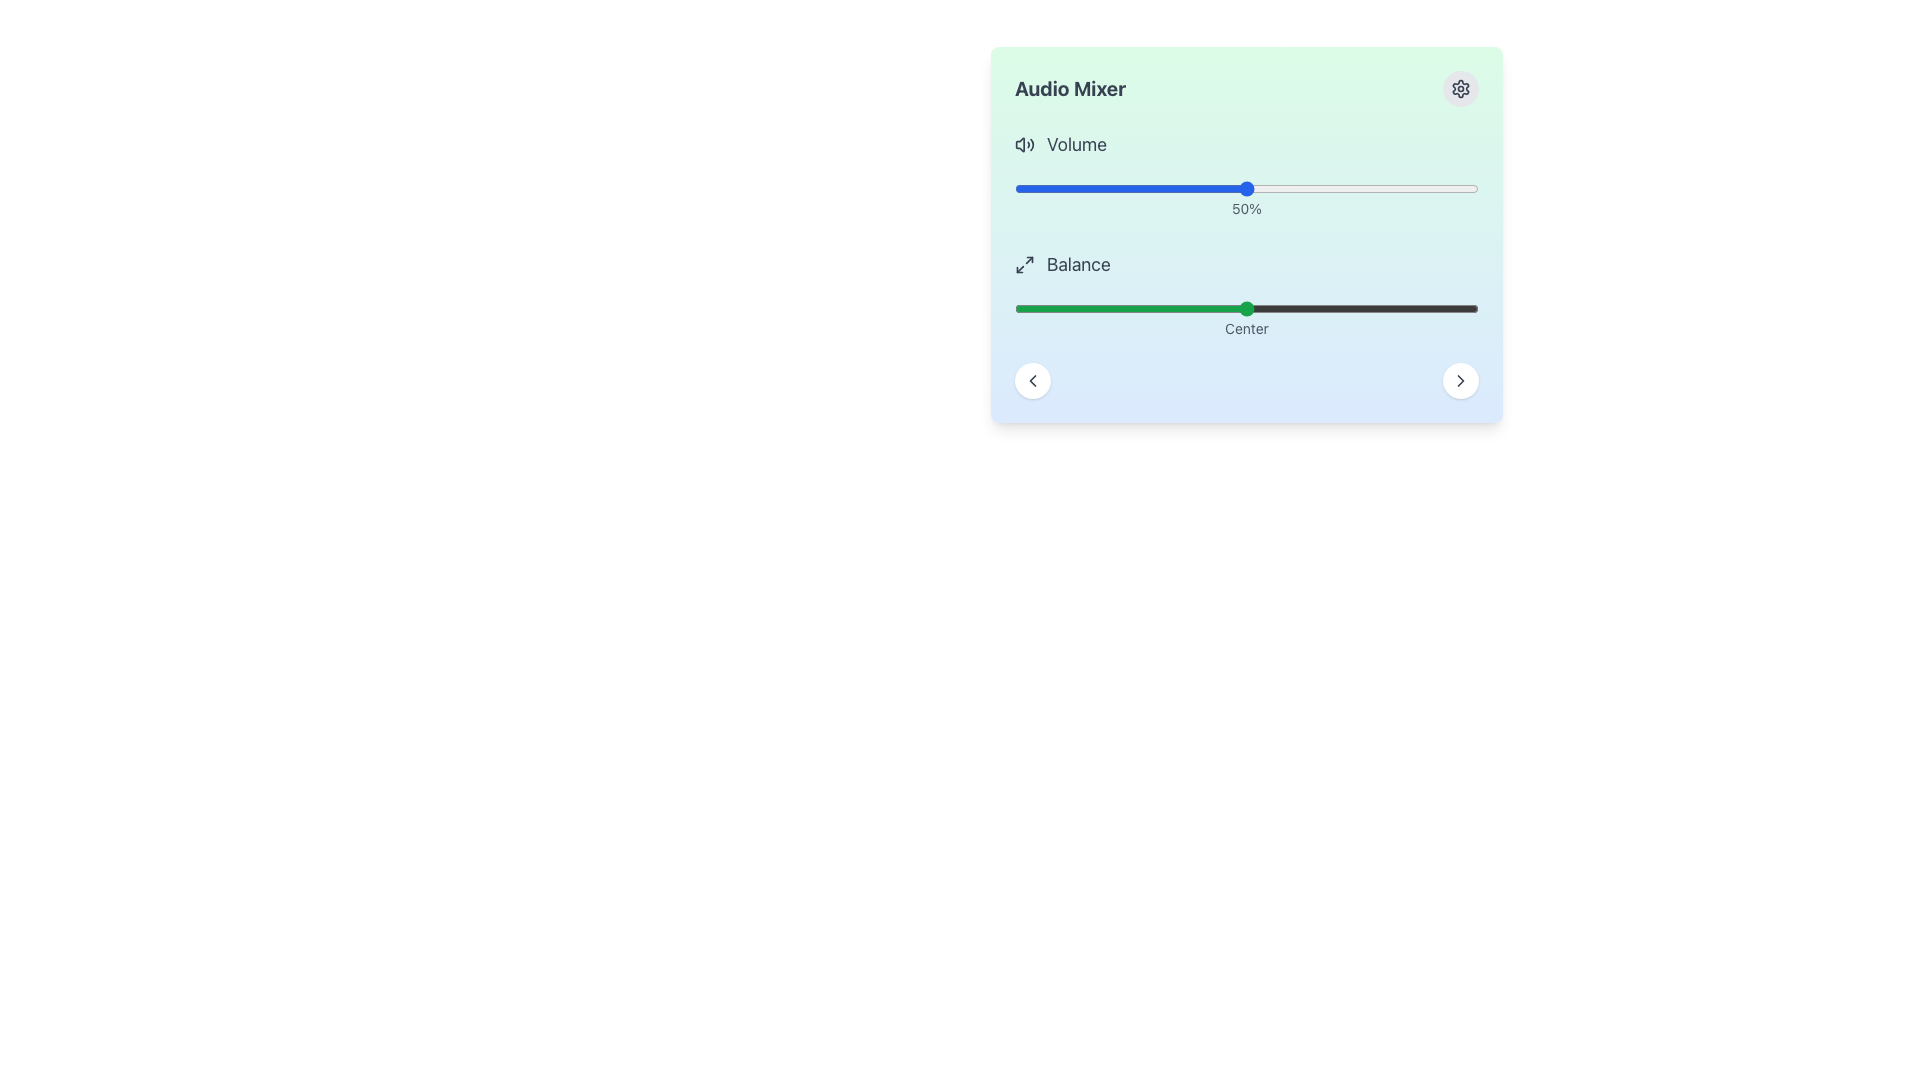 The height and width of the screenshot is (1080, 1920). I want to click on the Text Label displaying '50%' in grey font, located below the 'Volume' slider bar in the 'Audio Mixer' interface, so click(1246, 208).